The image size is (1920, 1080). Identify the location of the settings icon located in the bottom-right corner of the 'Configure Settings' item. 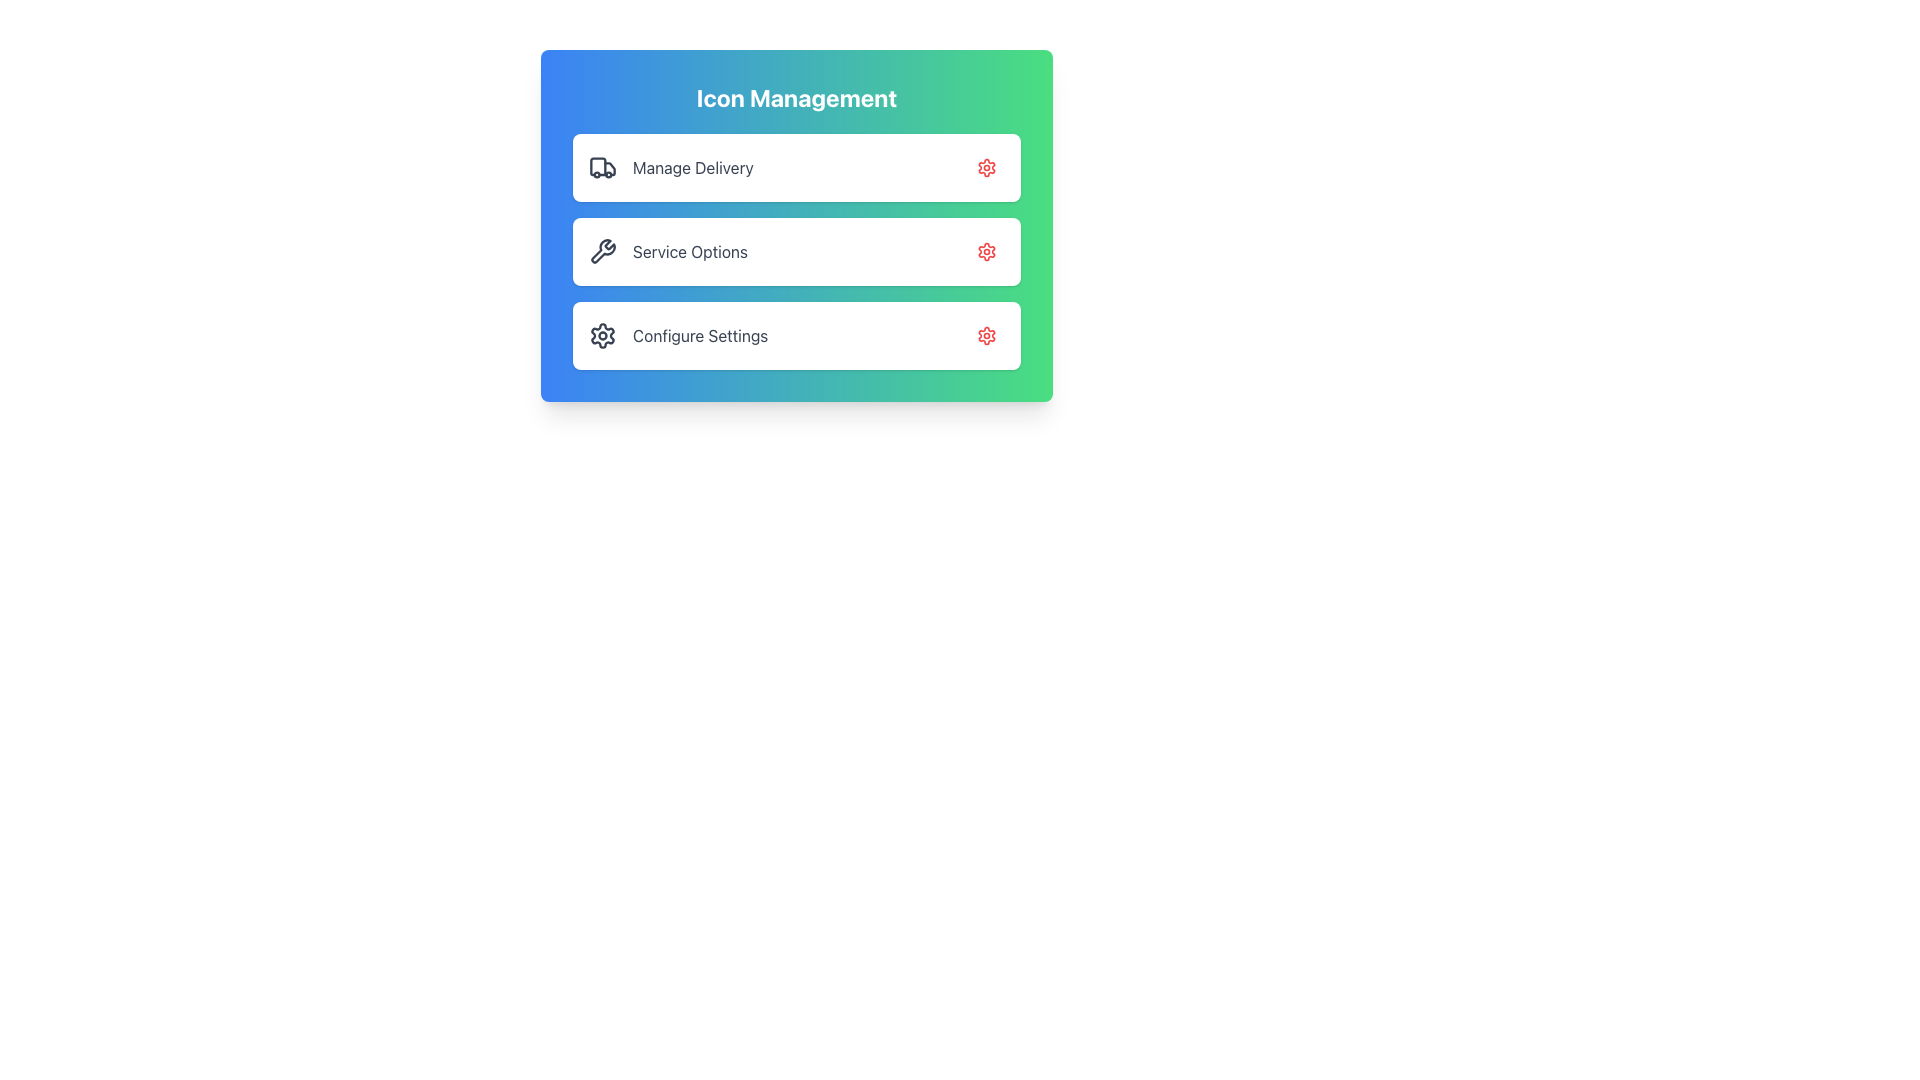
(602, 334).